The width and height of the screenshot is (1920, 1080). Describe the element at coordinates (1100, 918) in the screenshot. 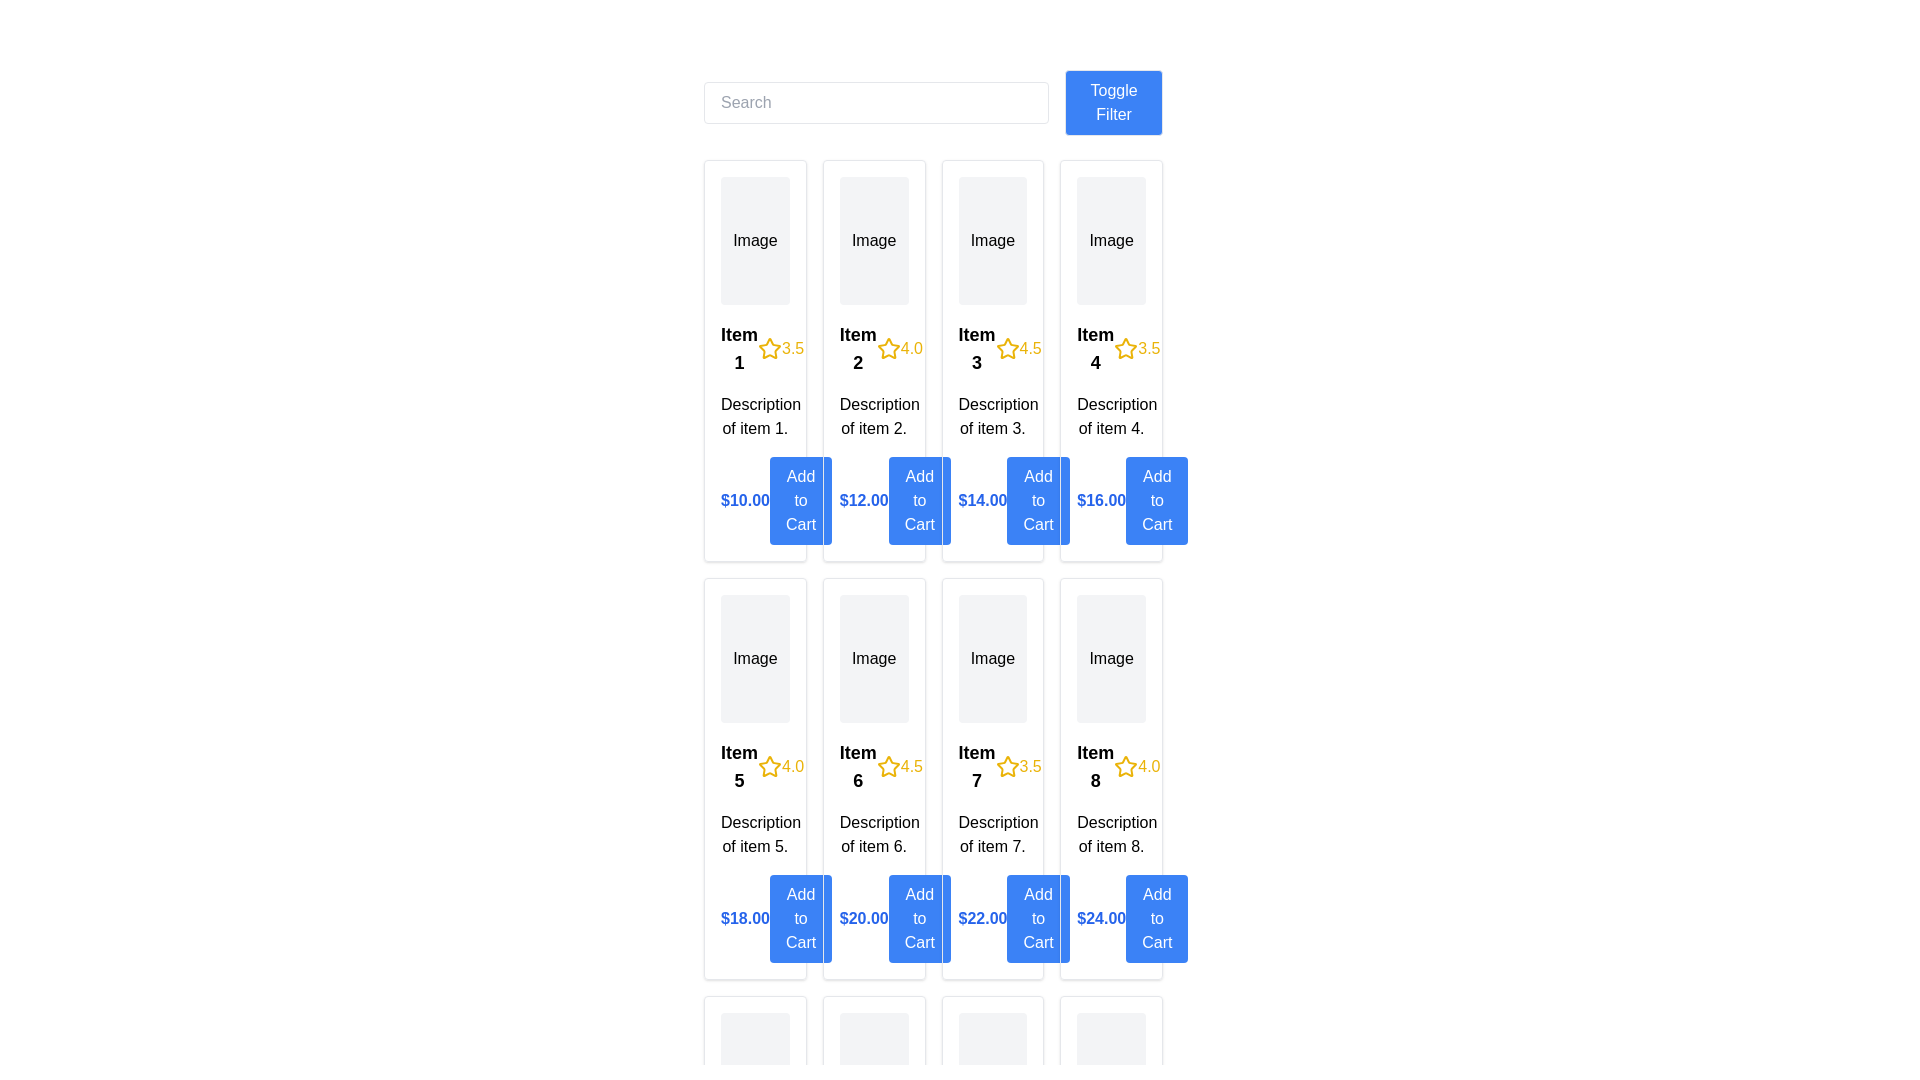

I see `the price tag element displaying '$24.00', which is styled with a bold blue font and located at the bottom of the card for Item 8, to the left of the 'Add to Cart' button` at that location.